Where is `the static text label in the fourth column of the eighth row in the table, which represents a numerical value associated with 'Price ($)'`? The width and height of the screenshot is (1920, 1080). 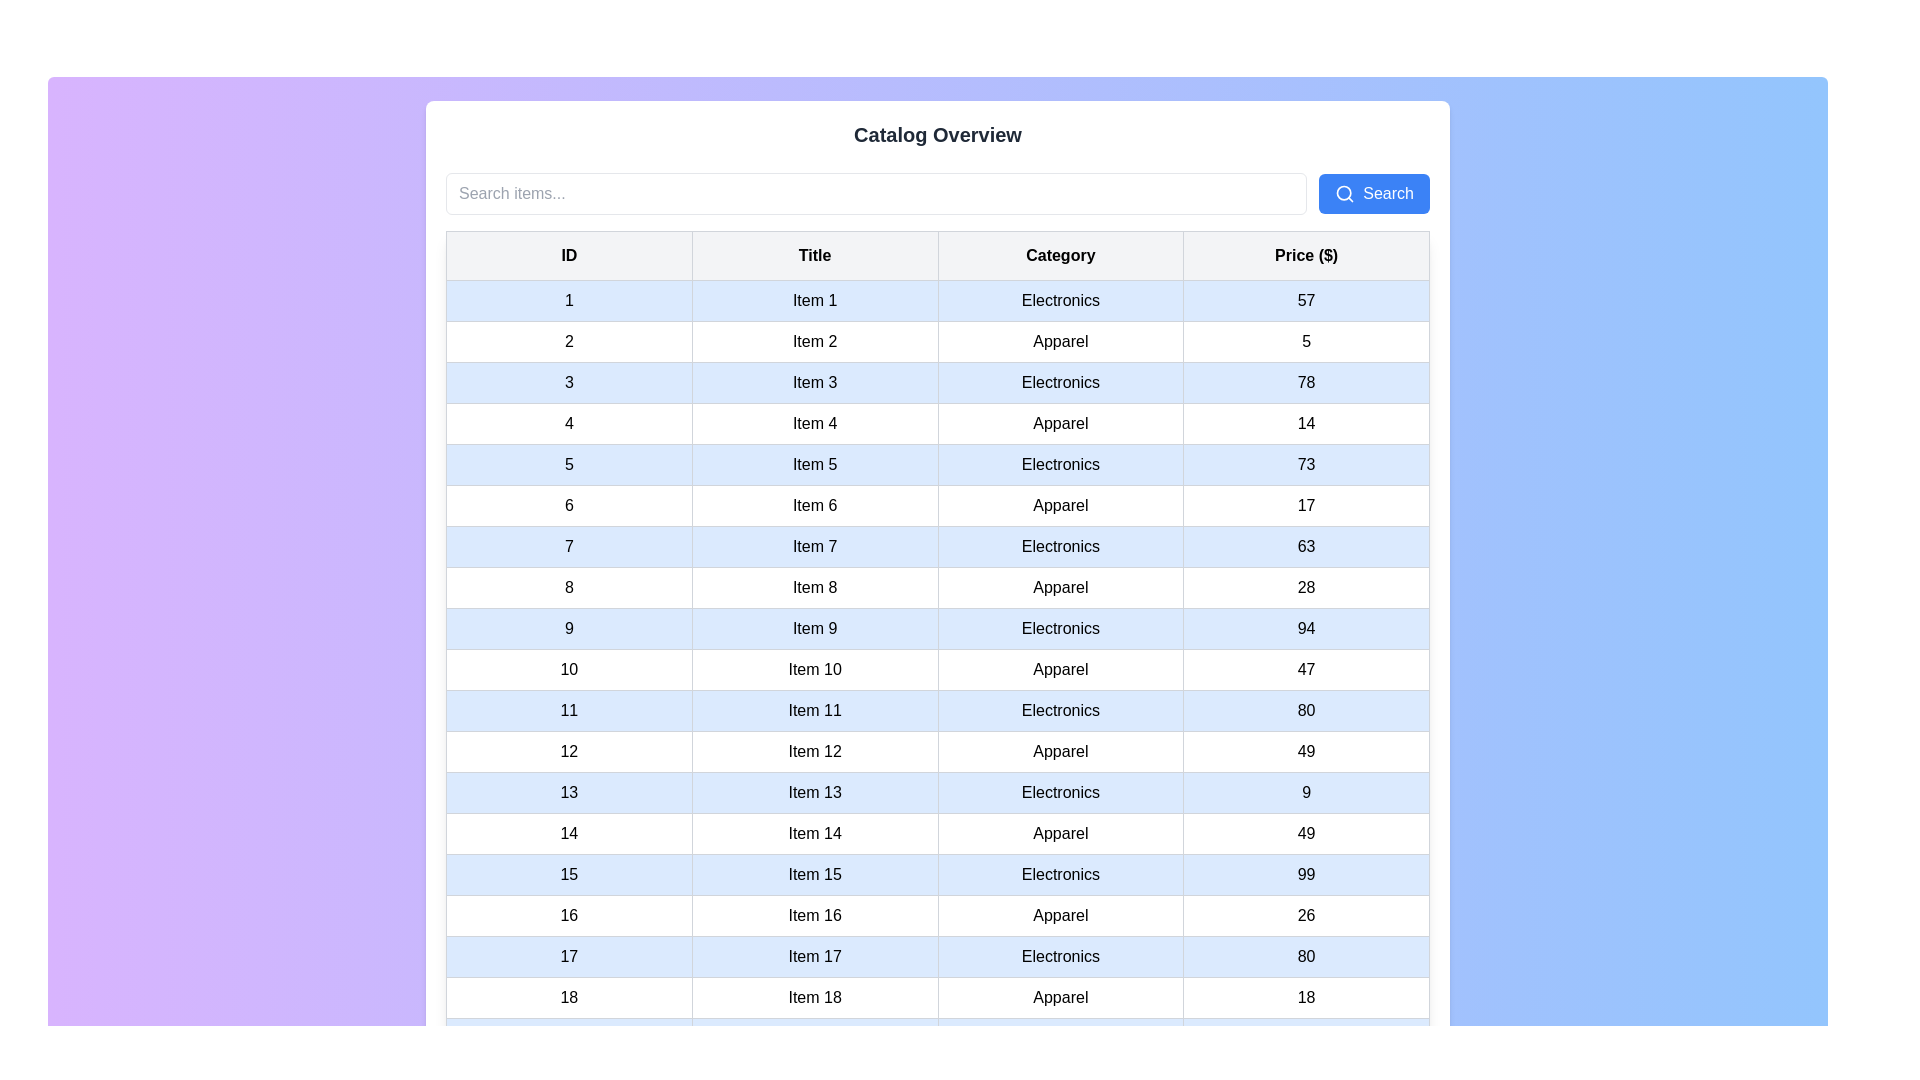 the static text label in the fourth column of the eighth row in the table, which represents a numerical value associated with 'Price ($)' is located at coordinates (1306, 586).